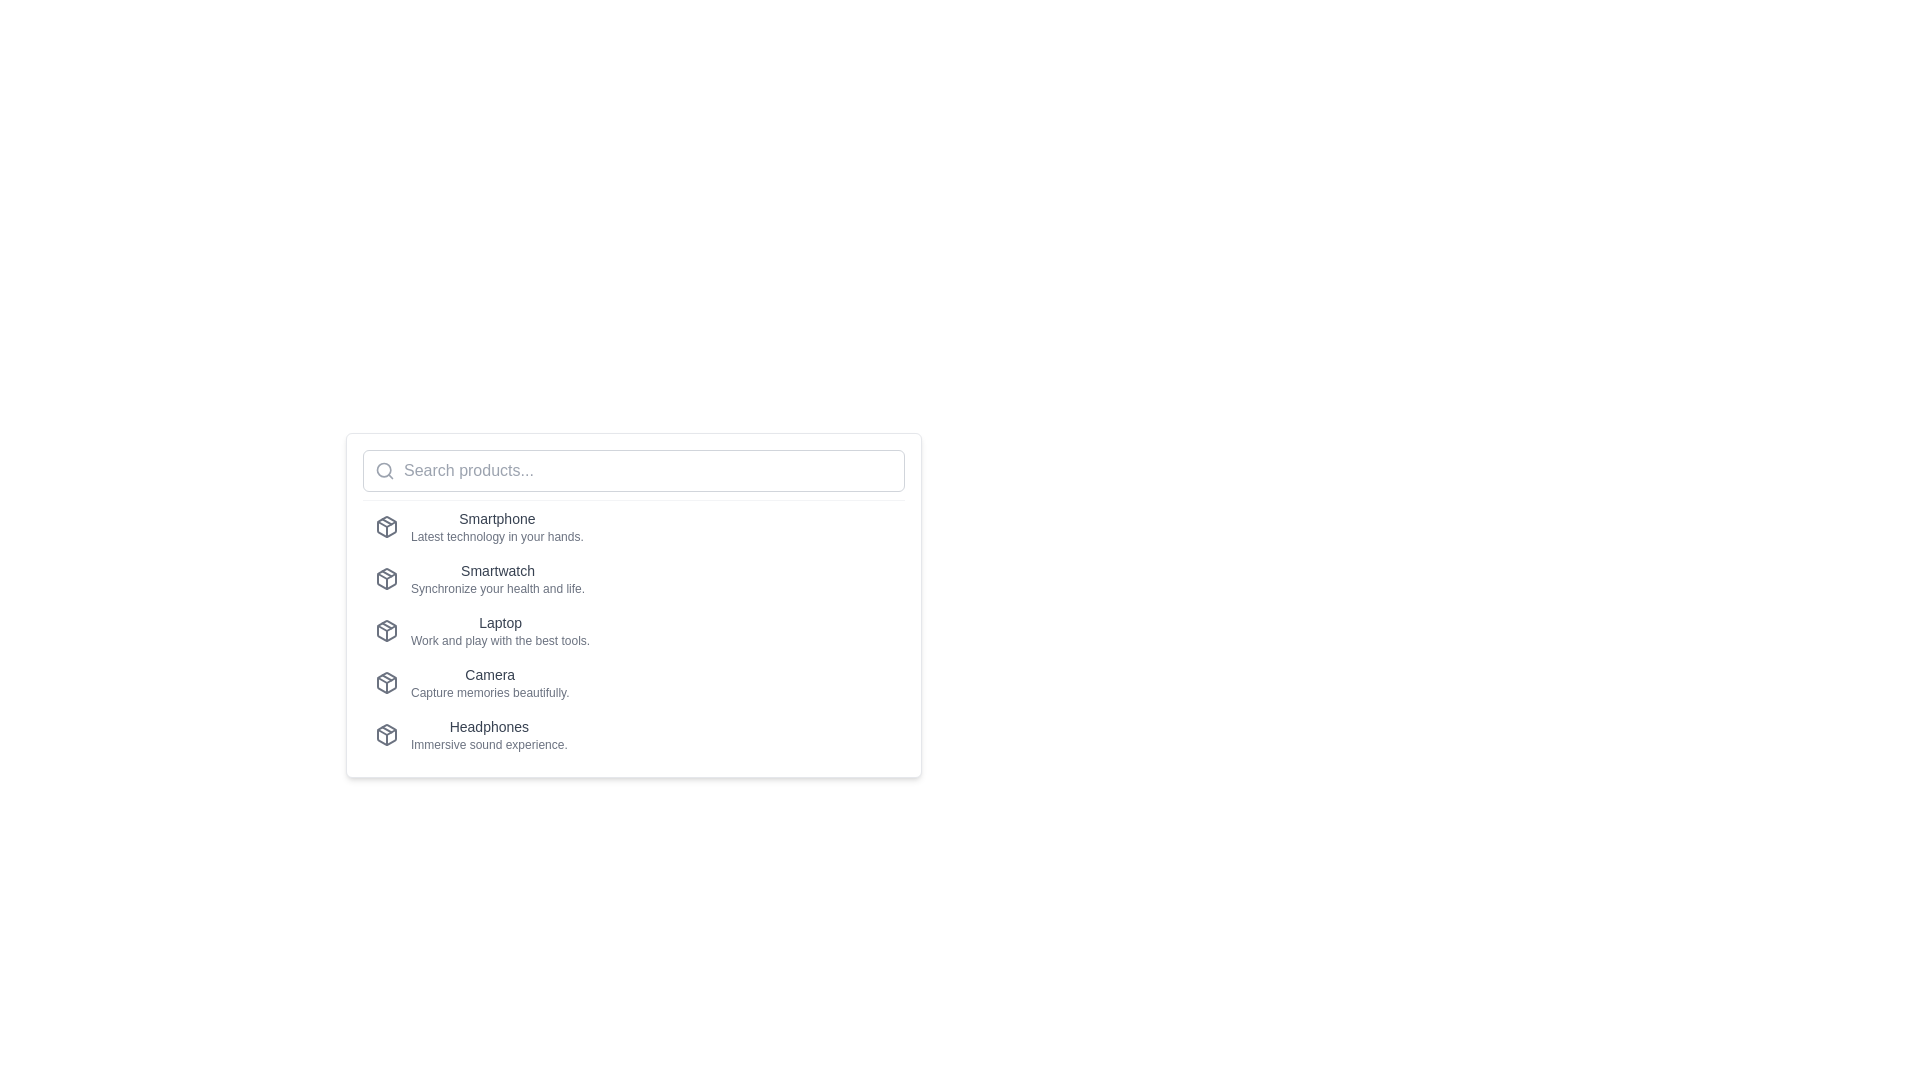 This screenshot has height=1080, width=1920. Describe the element at coordinates (632, 681) in the screenshot. I see `the fourth list item labeled 'Camera'` at that location.